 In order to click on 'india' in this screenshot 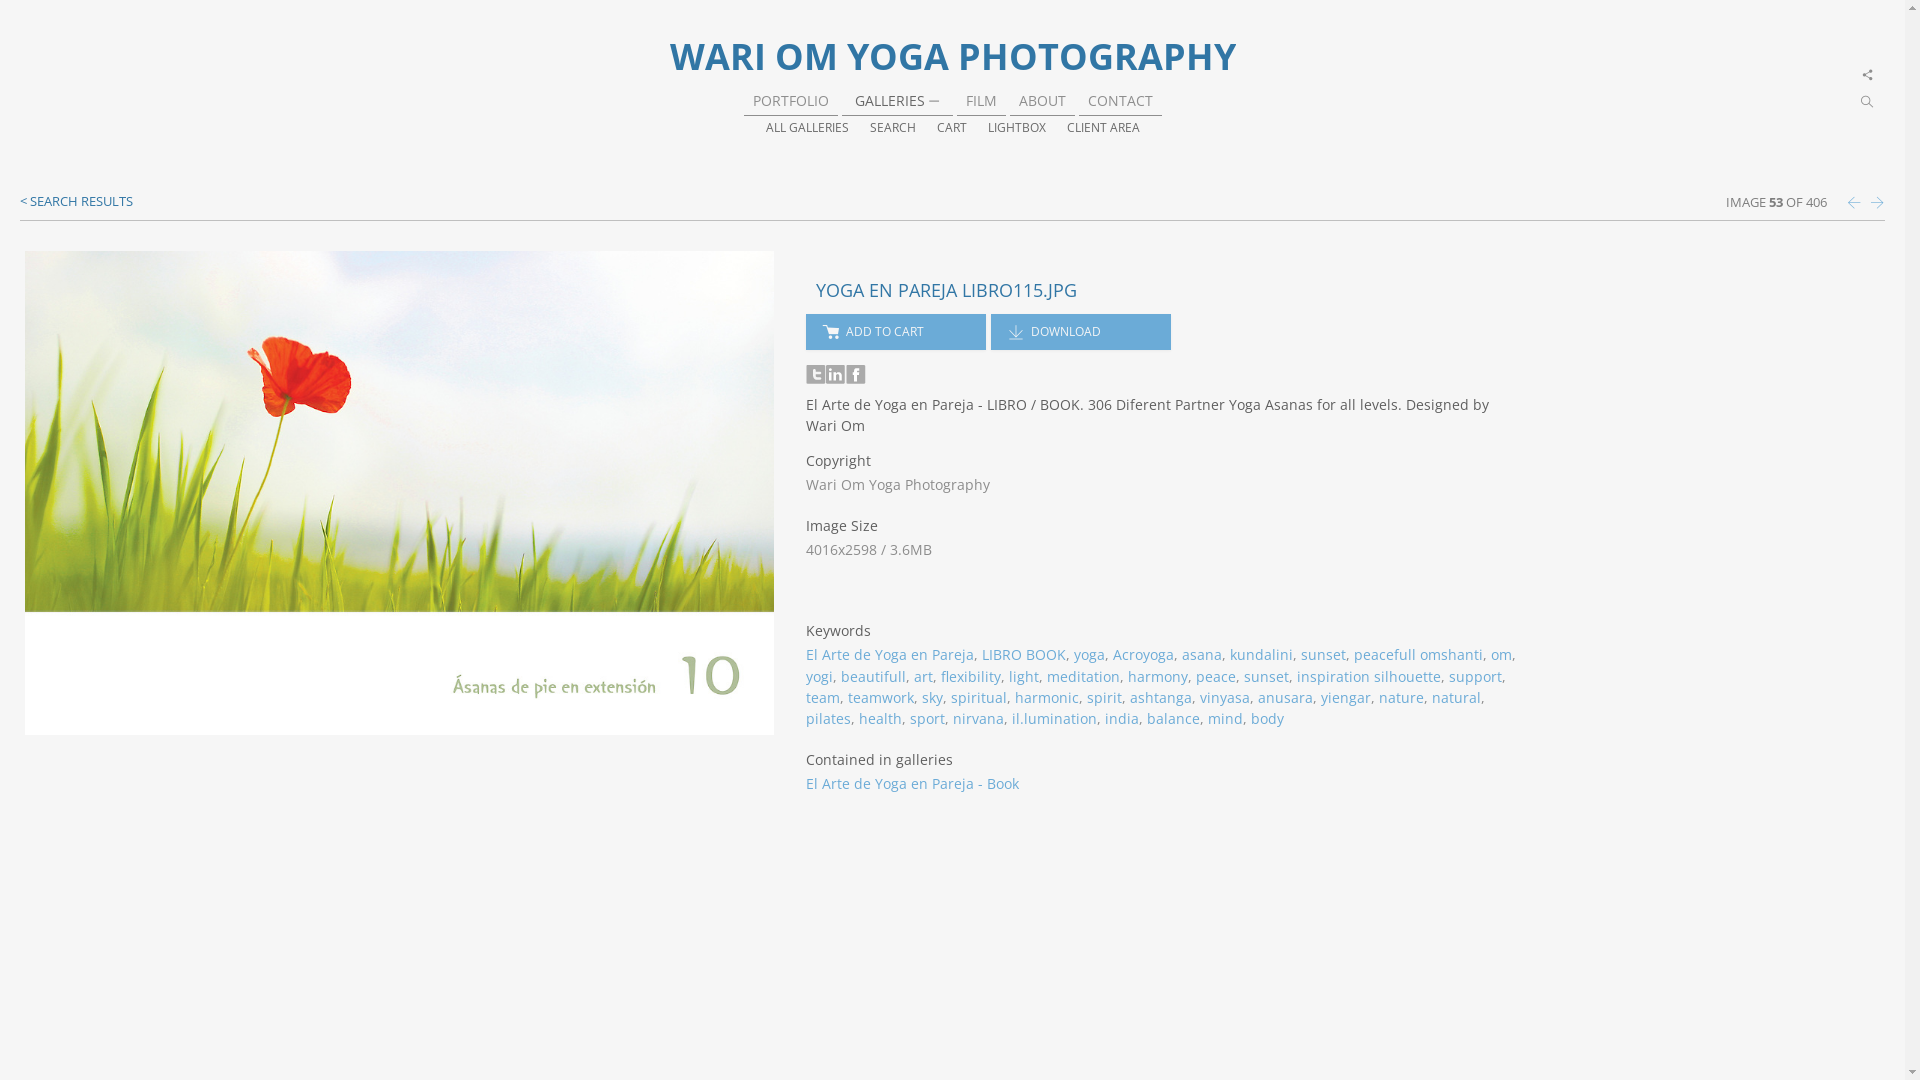, I will do `click(1122, 717)`.